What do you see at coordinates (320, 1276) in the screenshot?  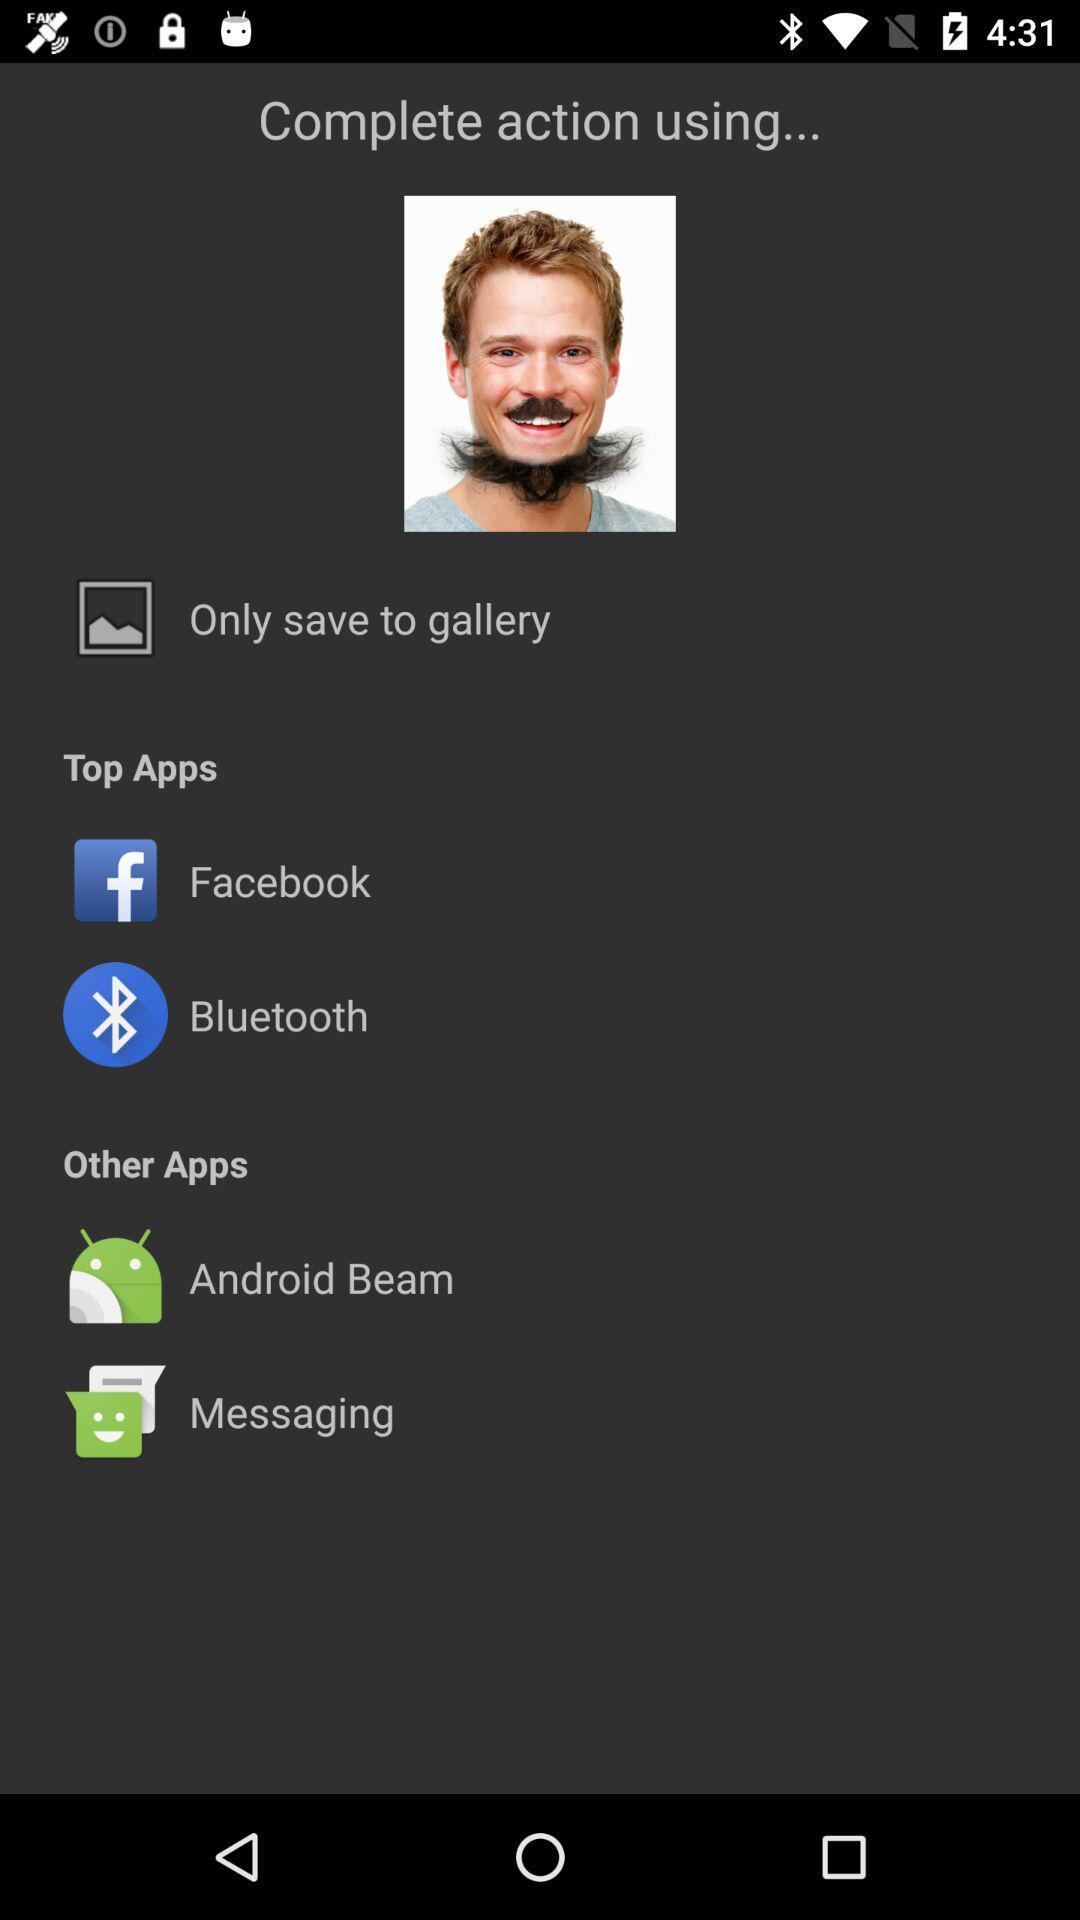 I see `the android beam app` at bounding box center [320, 1276].